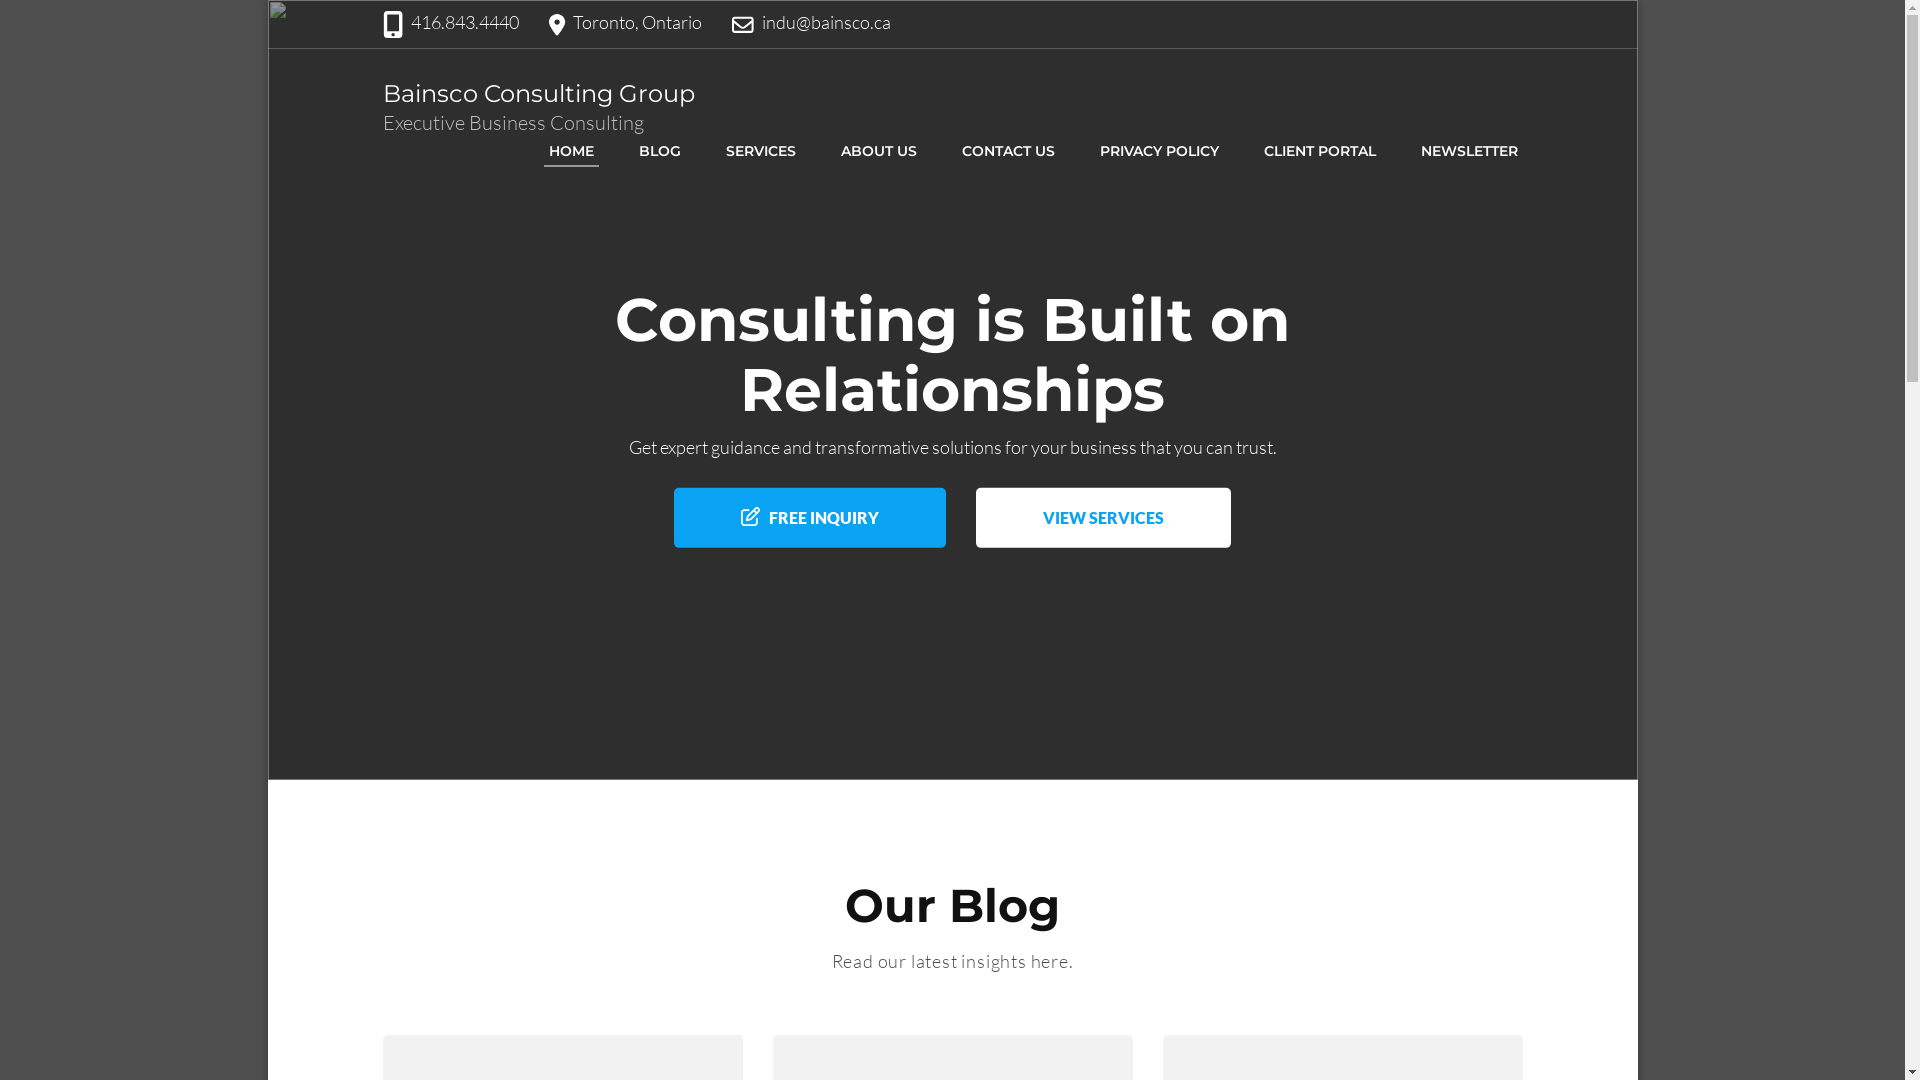 This screenshot has height=1080, width=1920. What do you see at coordinates (809, 516) in the screenshot?
I see `'FREE INQUIRY'` at bounding box center [809, 516].